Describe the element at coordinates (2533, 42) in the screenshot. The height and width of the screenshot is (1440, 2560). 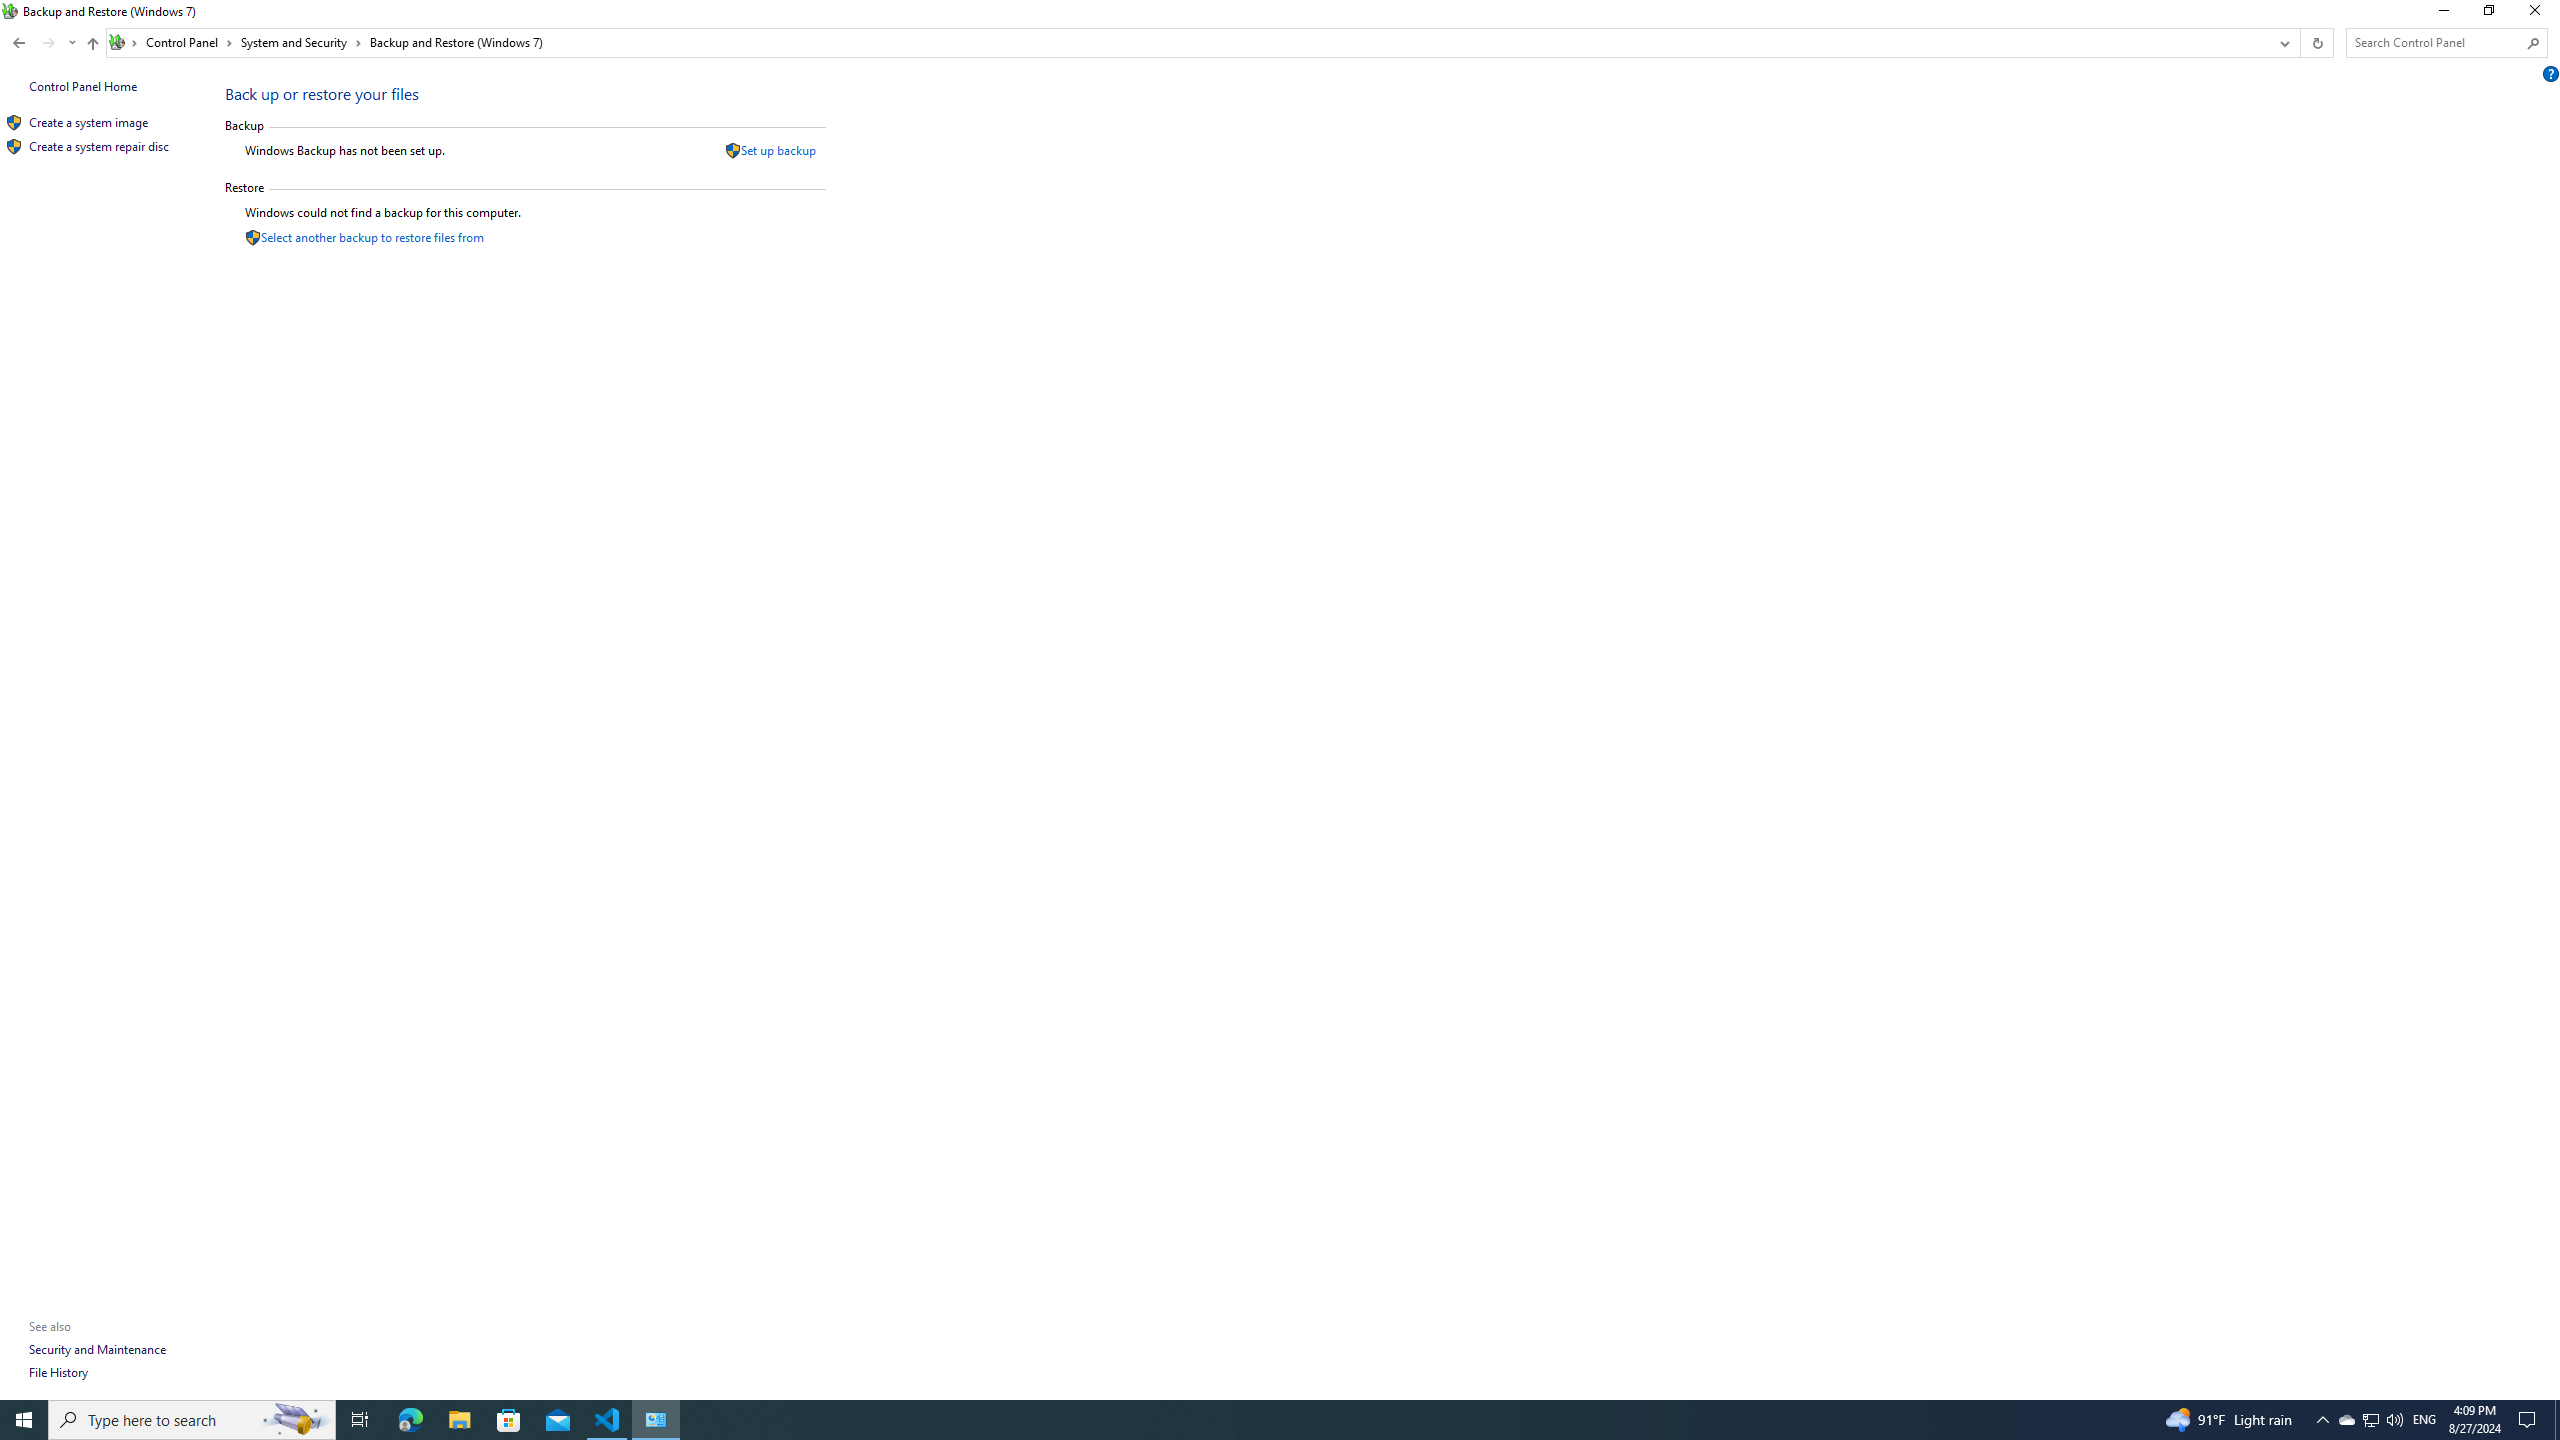
I see `'Search'` at that location.